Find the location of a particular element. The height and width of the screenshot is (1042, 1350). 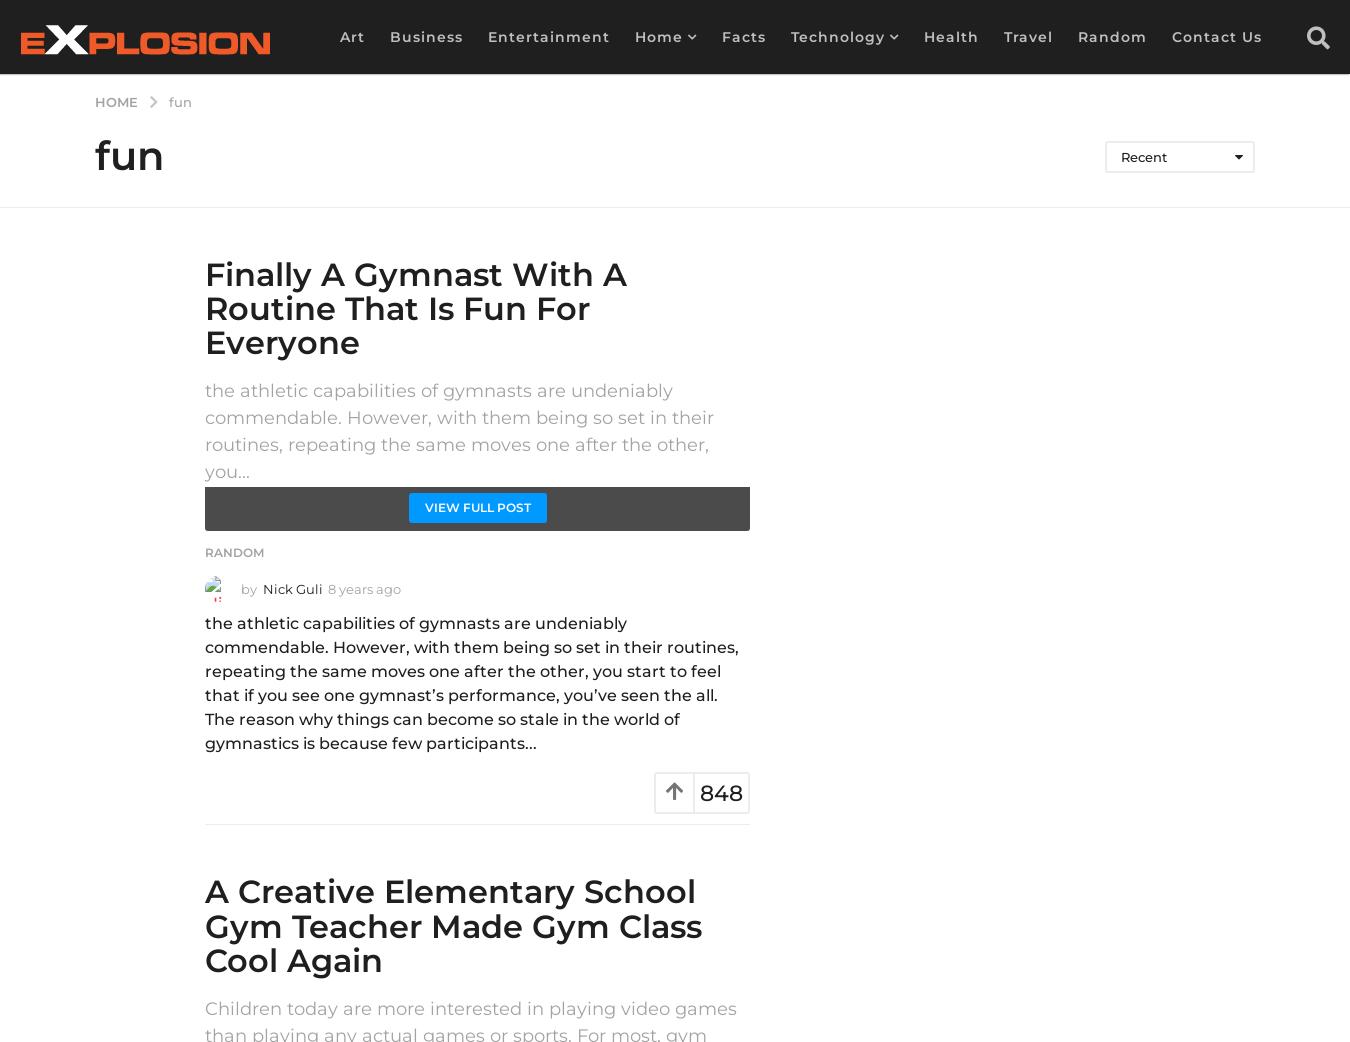

'DIY' is located at coordinates (574, 115).